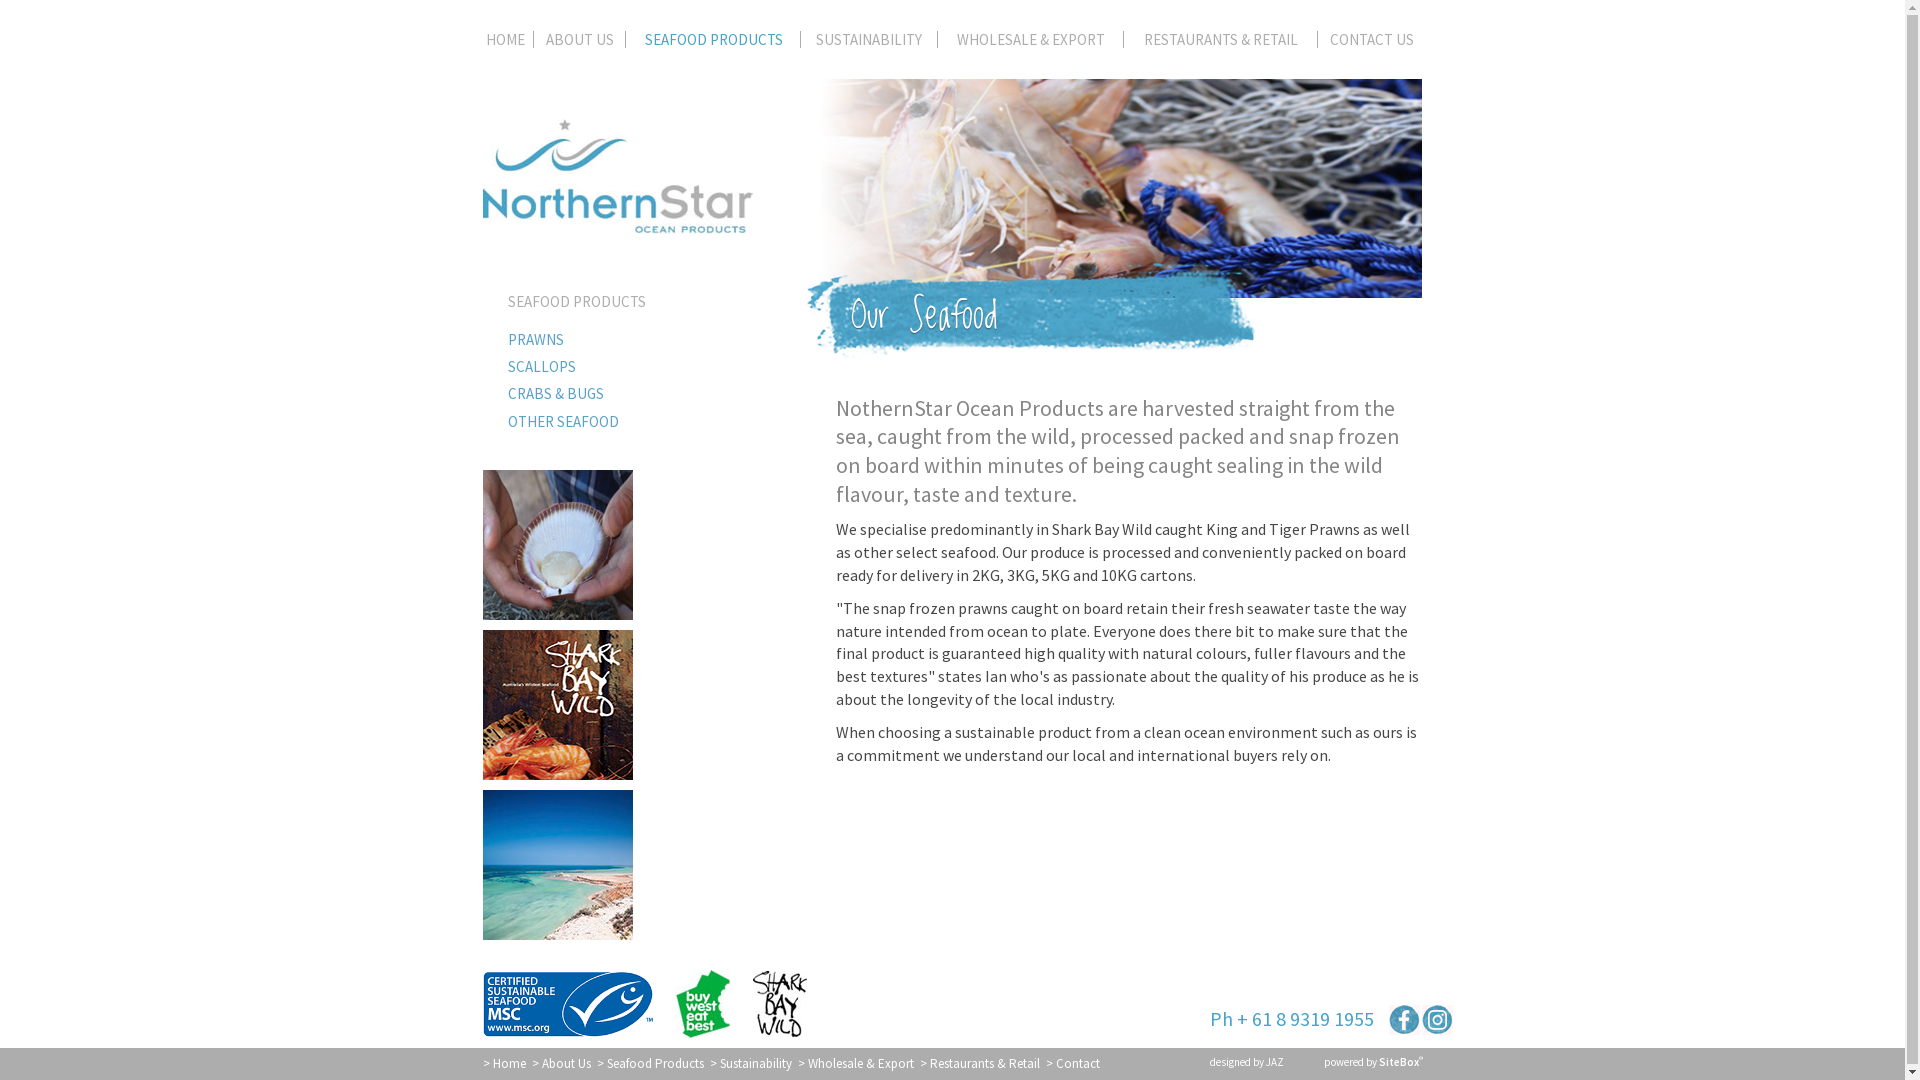  I want to click on 'WHOLESALE, so click(936, 44).